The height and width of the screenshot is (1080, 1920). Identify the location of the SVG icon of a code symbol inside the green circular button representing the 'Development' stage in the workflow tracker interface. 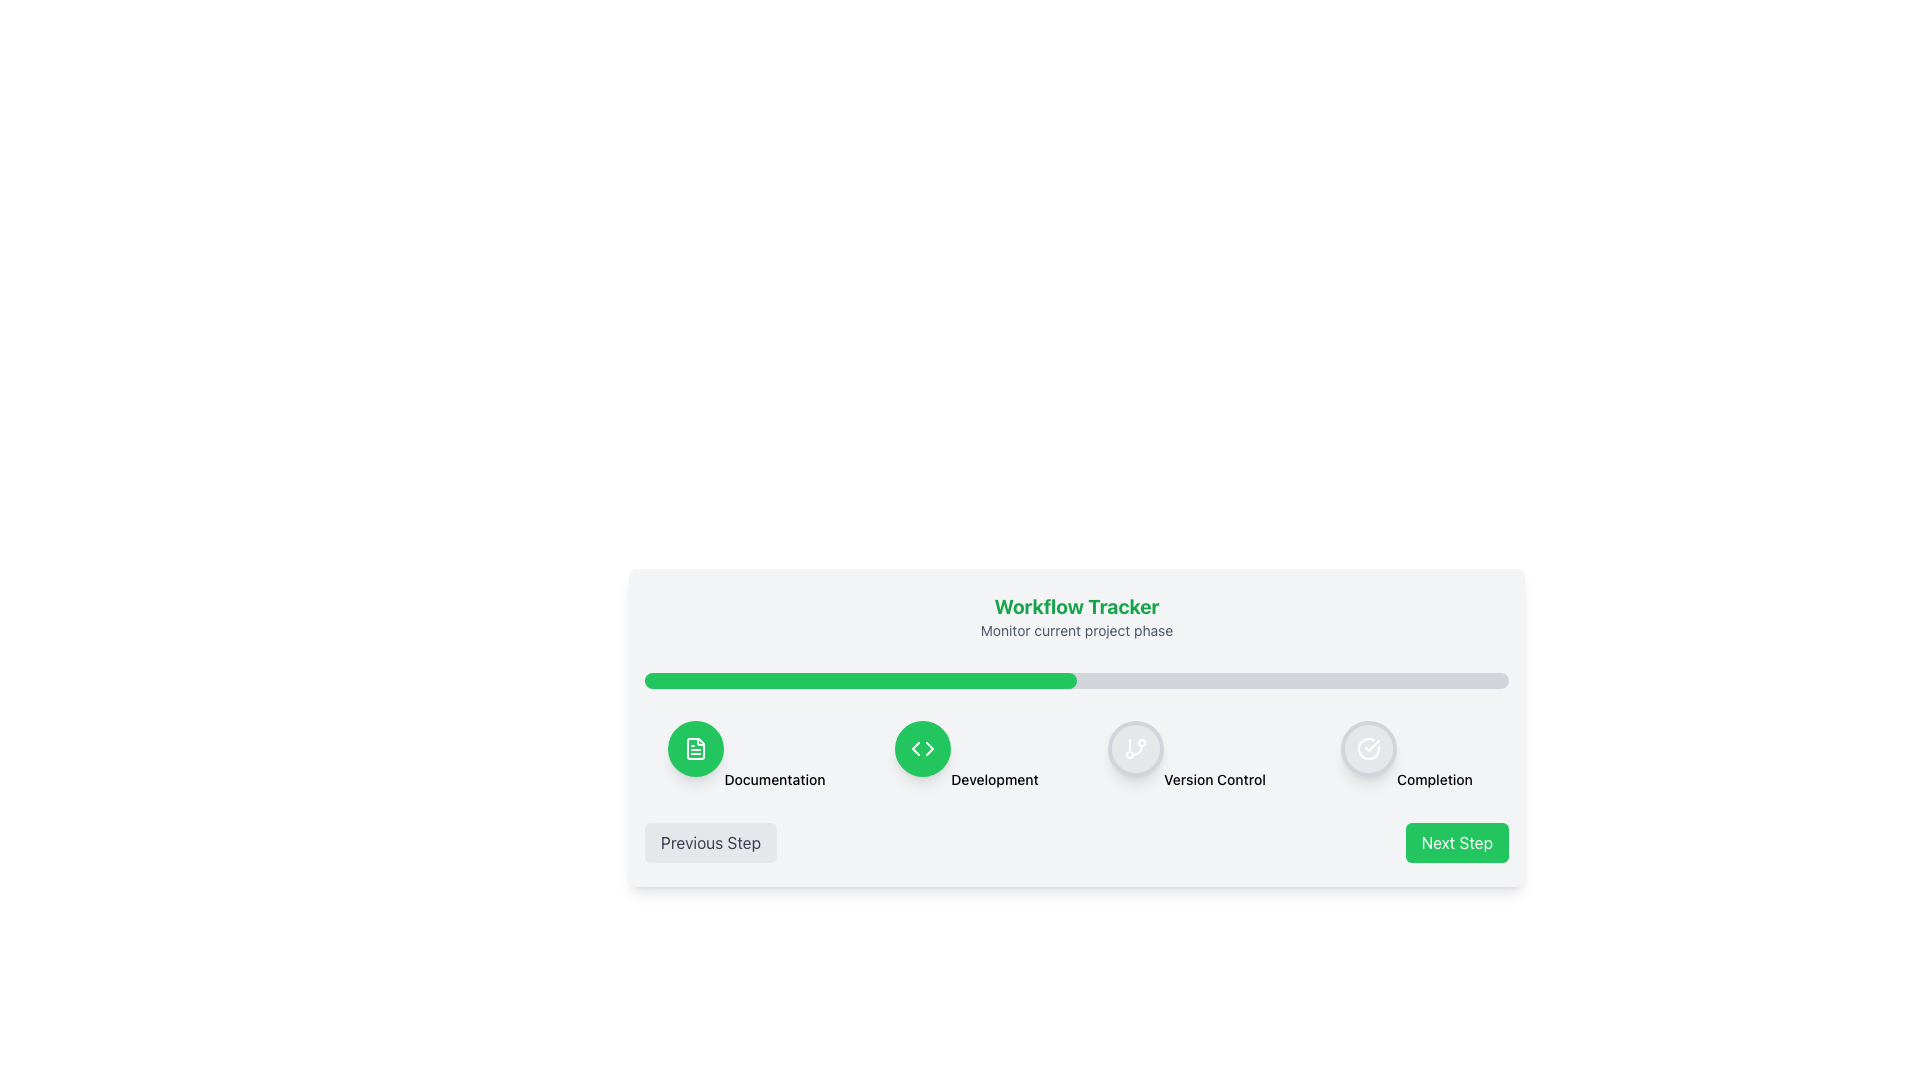
(922, 748).